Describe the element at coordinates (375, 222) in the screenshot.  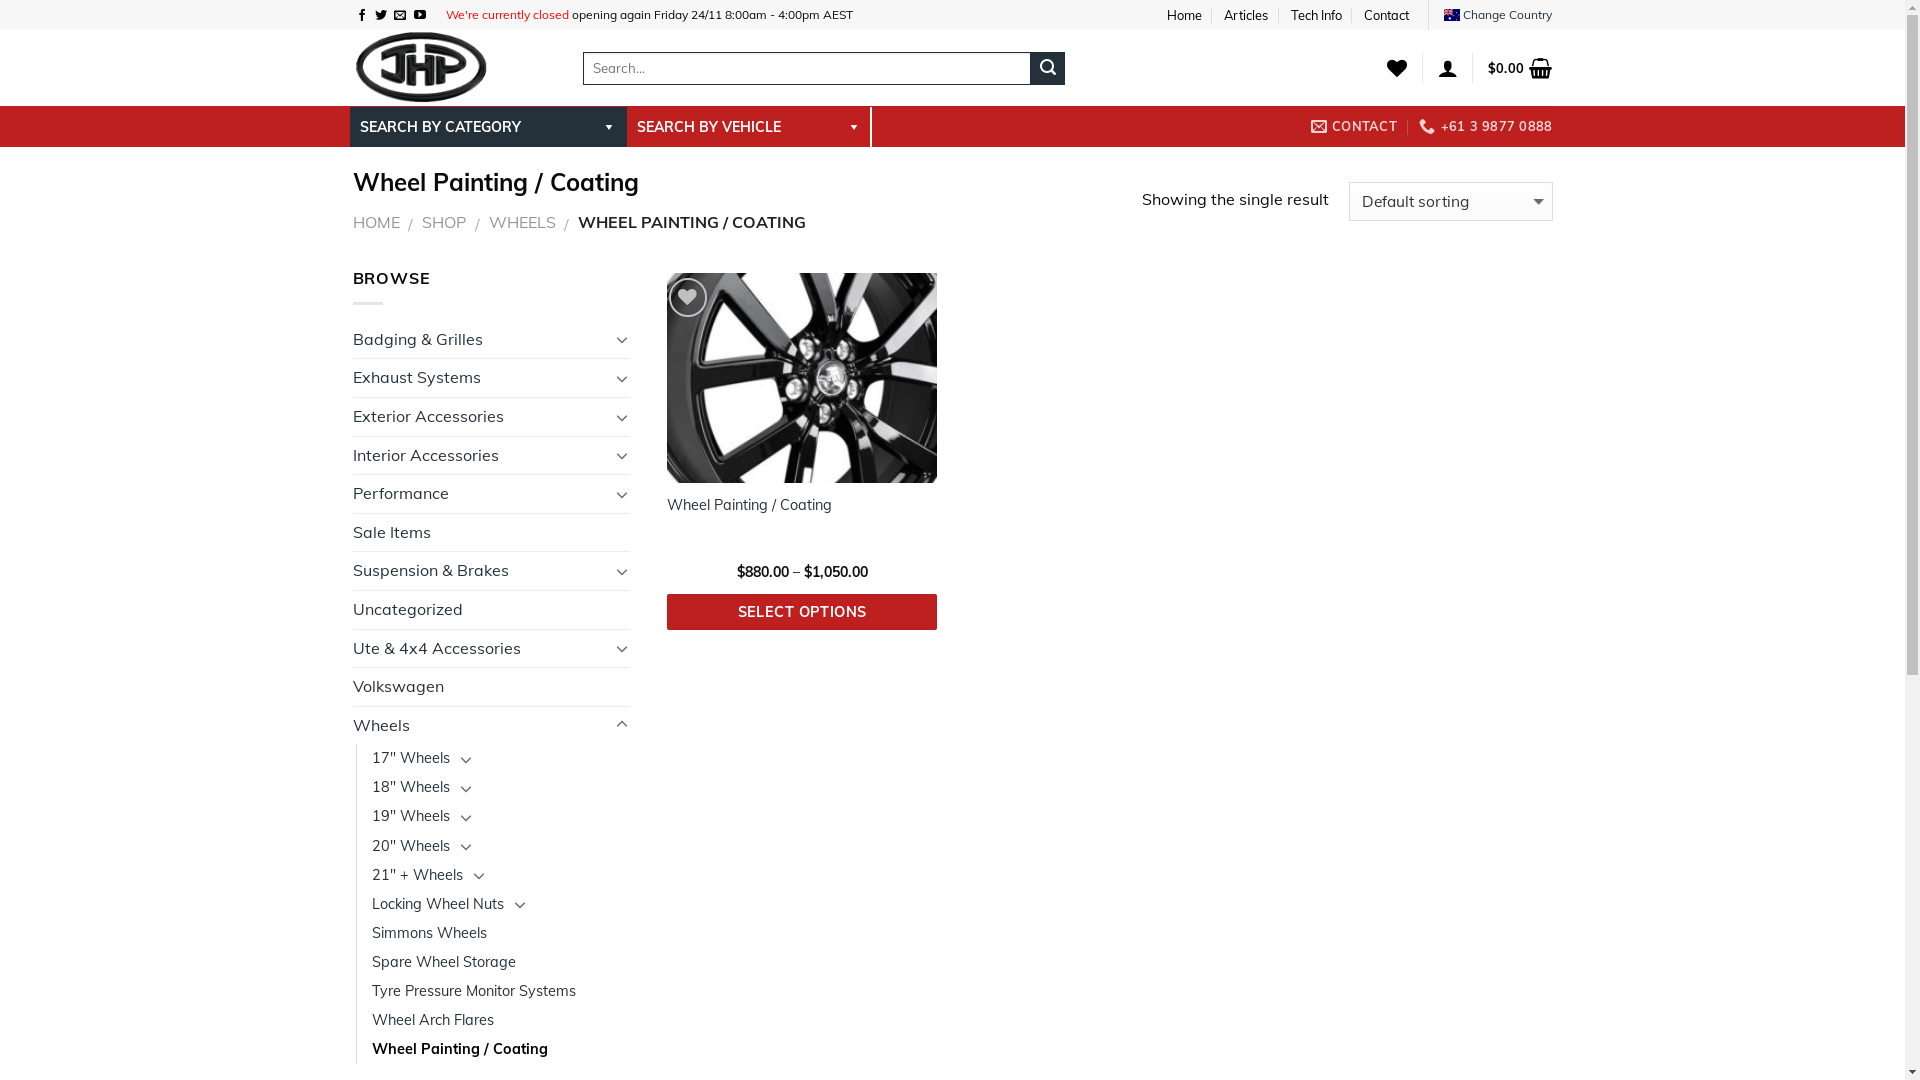
I see `'HOME'` at that location.